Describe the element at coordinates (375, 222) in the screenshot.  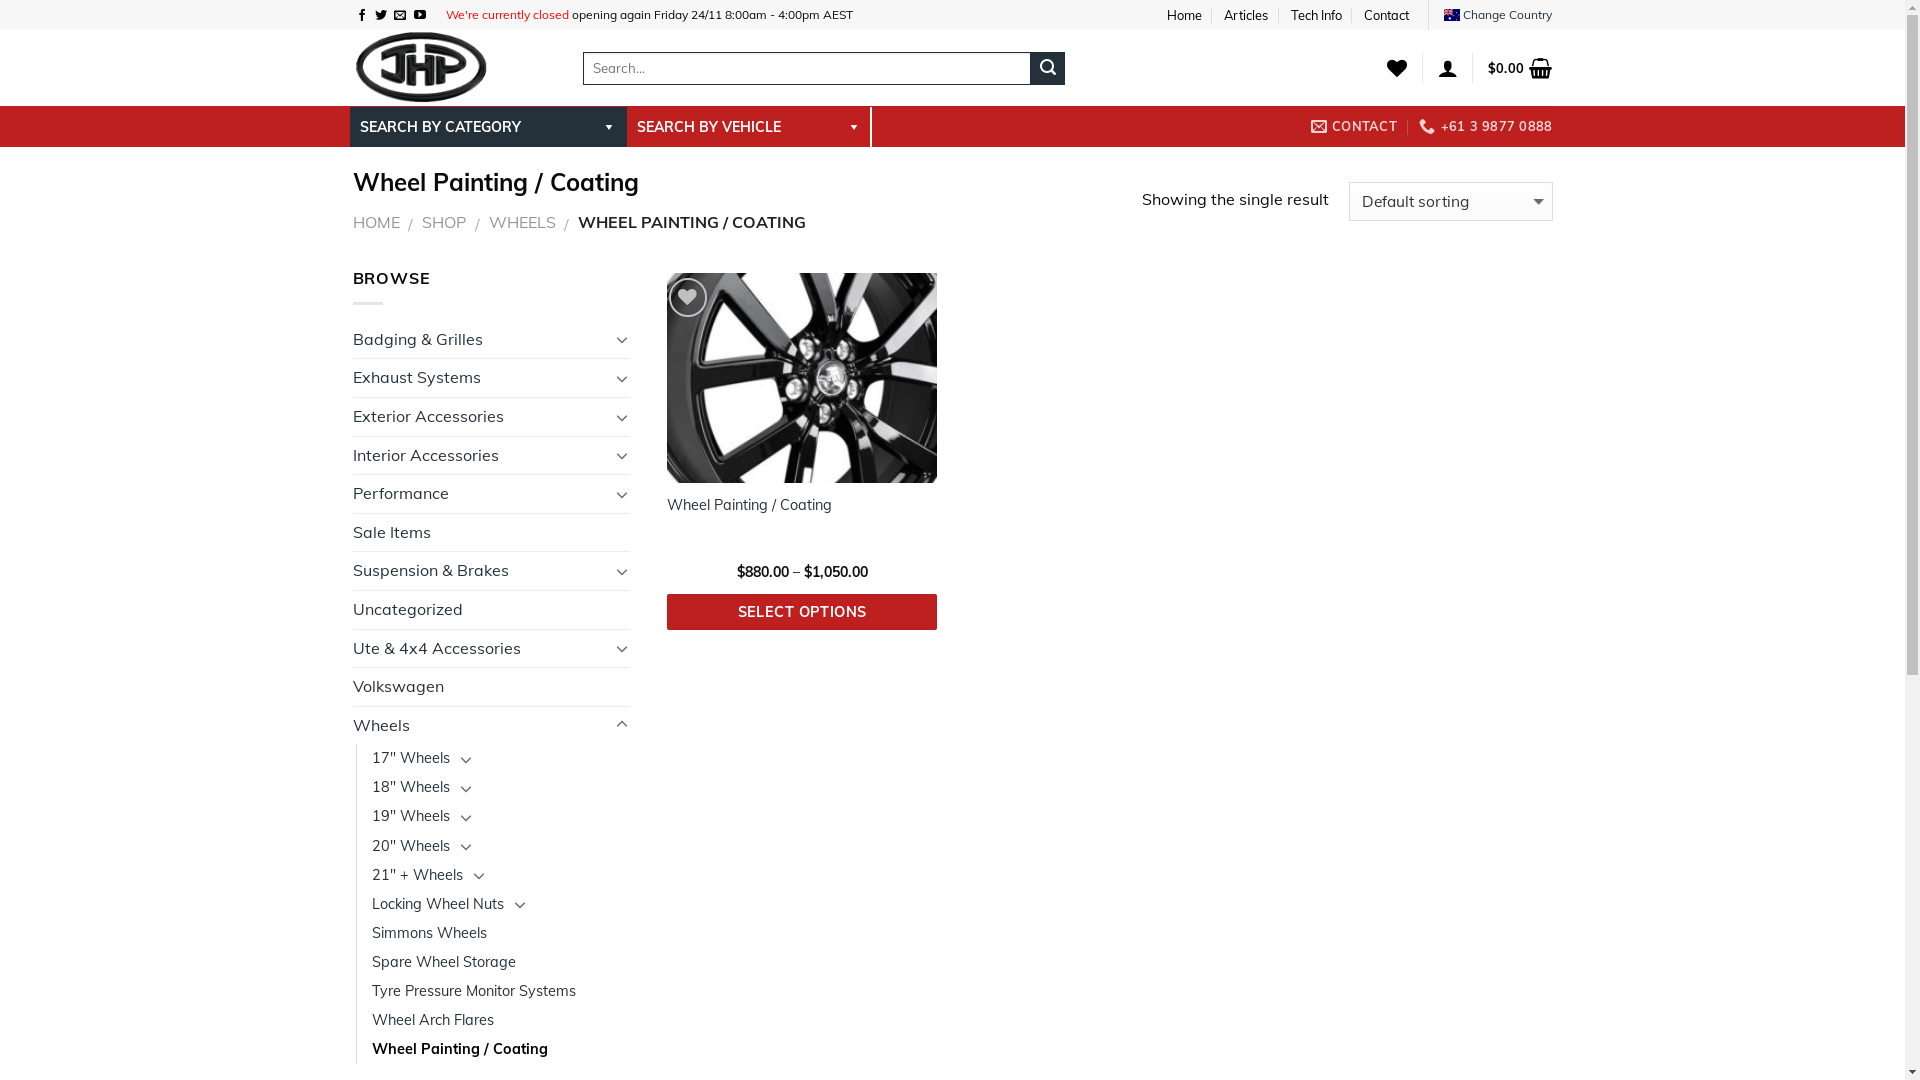
I see `'HOME'` at that location.